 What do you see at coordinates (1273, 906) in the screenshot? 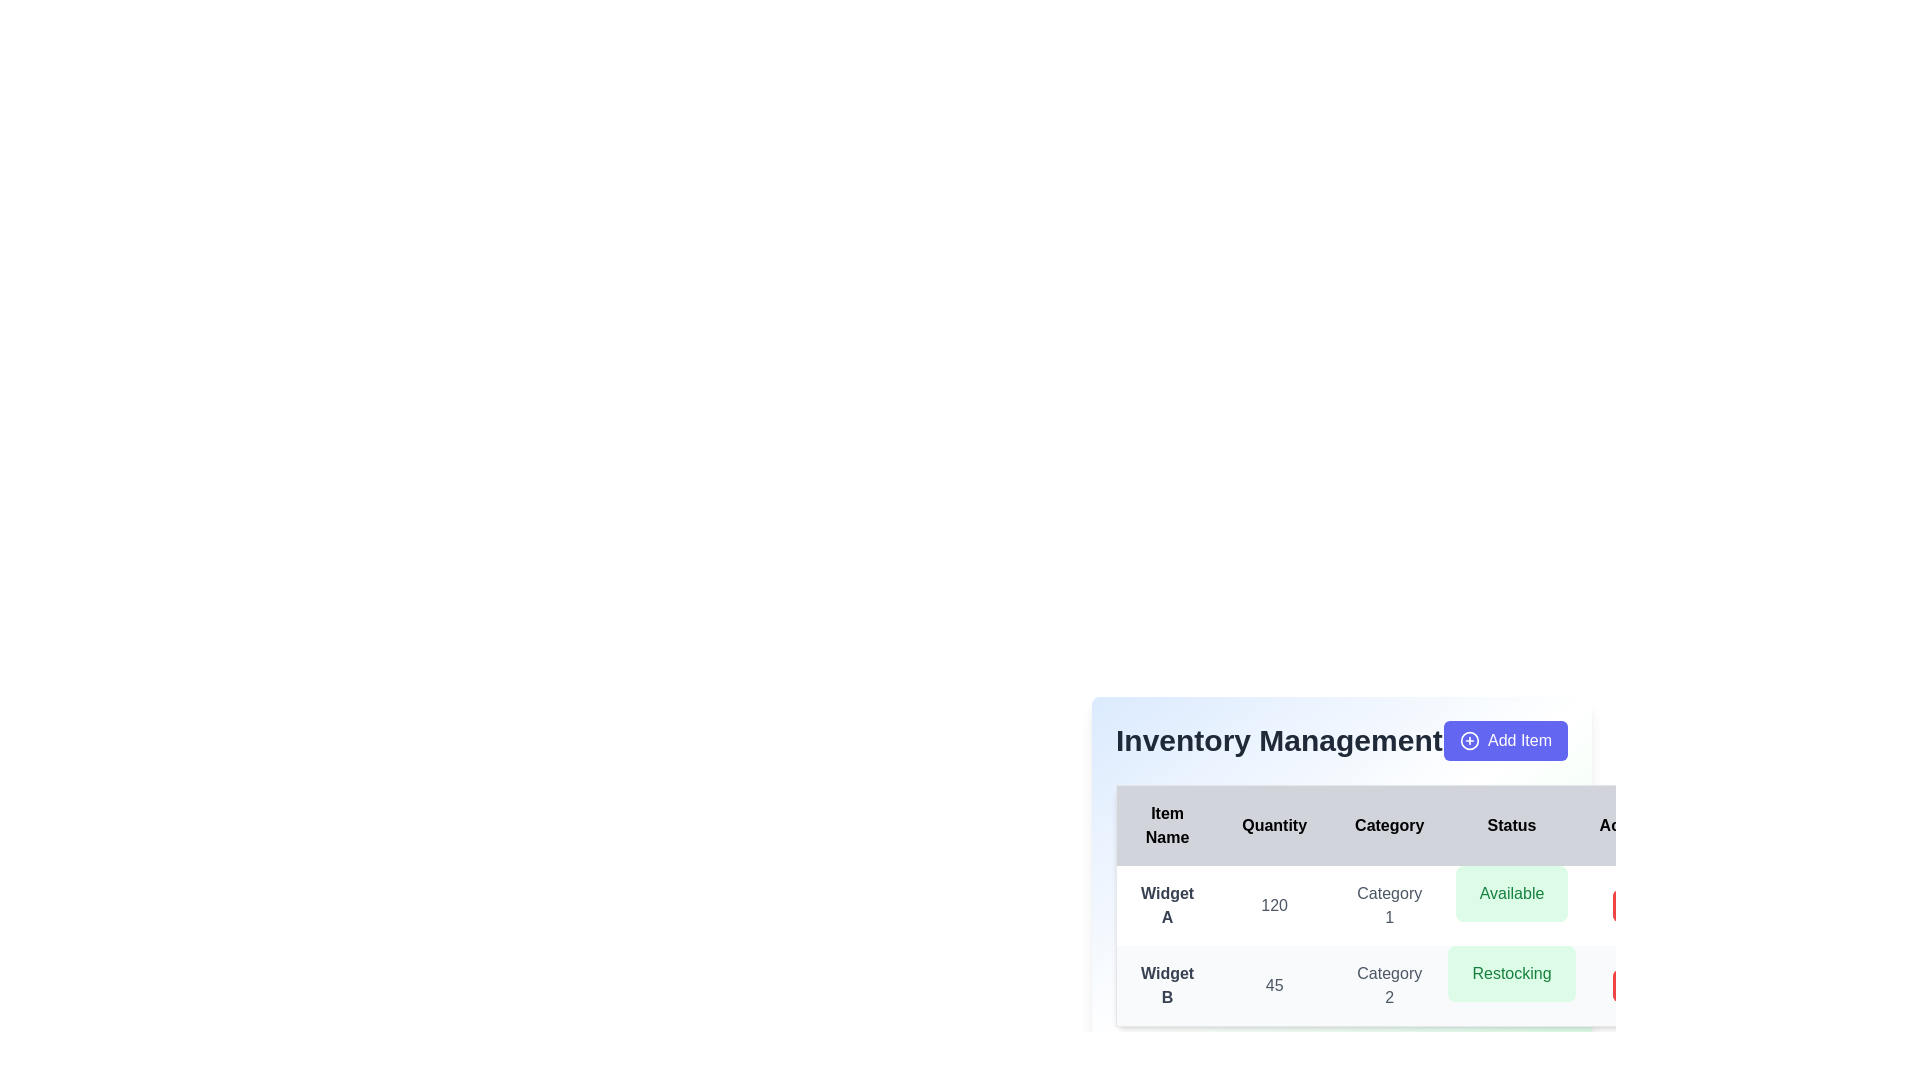
I see `the quantity display text for 'Widget A' in the inventory table, located in the second column of the first row under the 'Quantity' column` at bounding box center [1273, 906].